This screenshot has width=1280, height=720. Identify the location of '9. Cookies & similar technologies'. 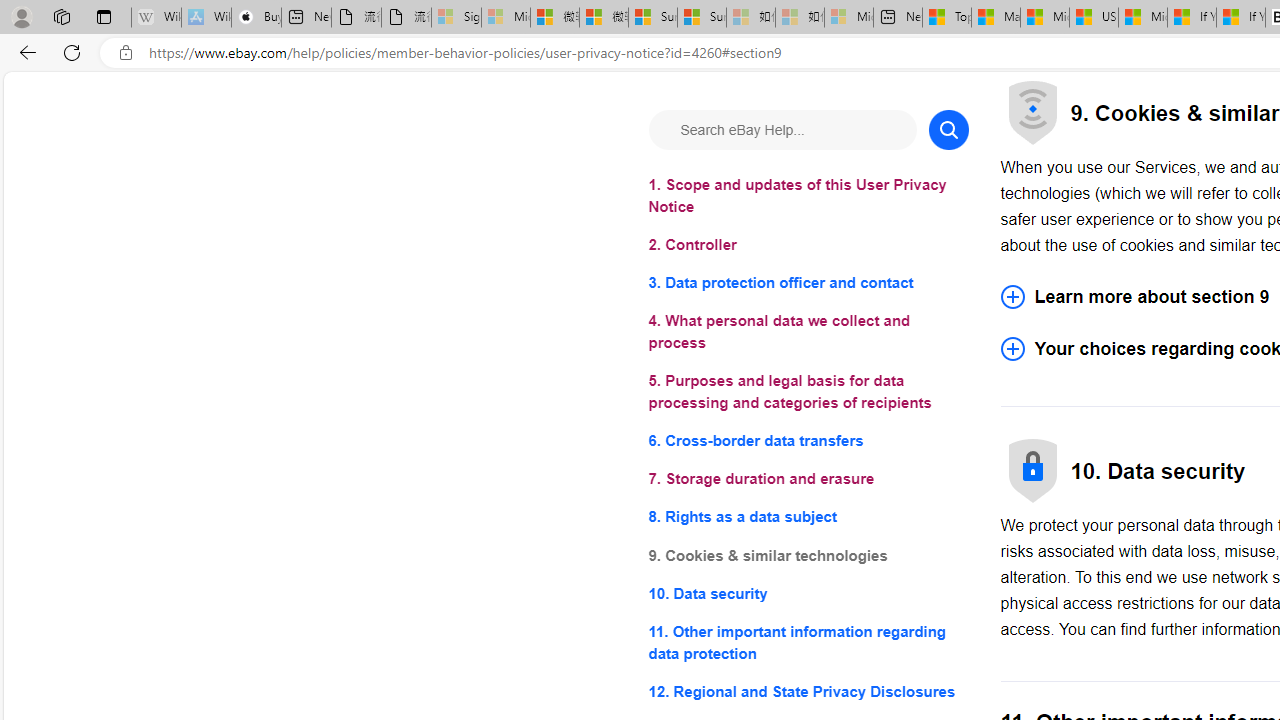
(808, 555).